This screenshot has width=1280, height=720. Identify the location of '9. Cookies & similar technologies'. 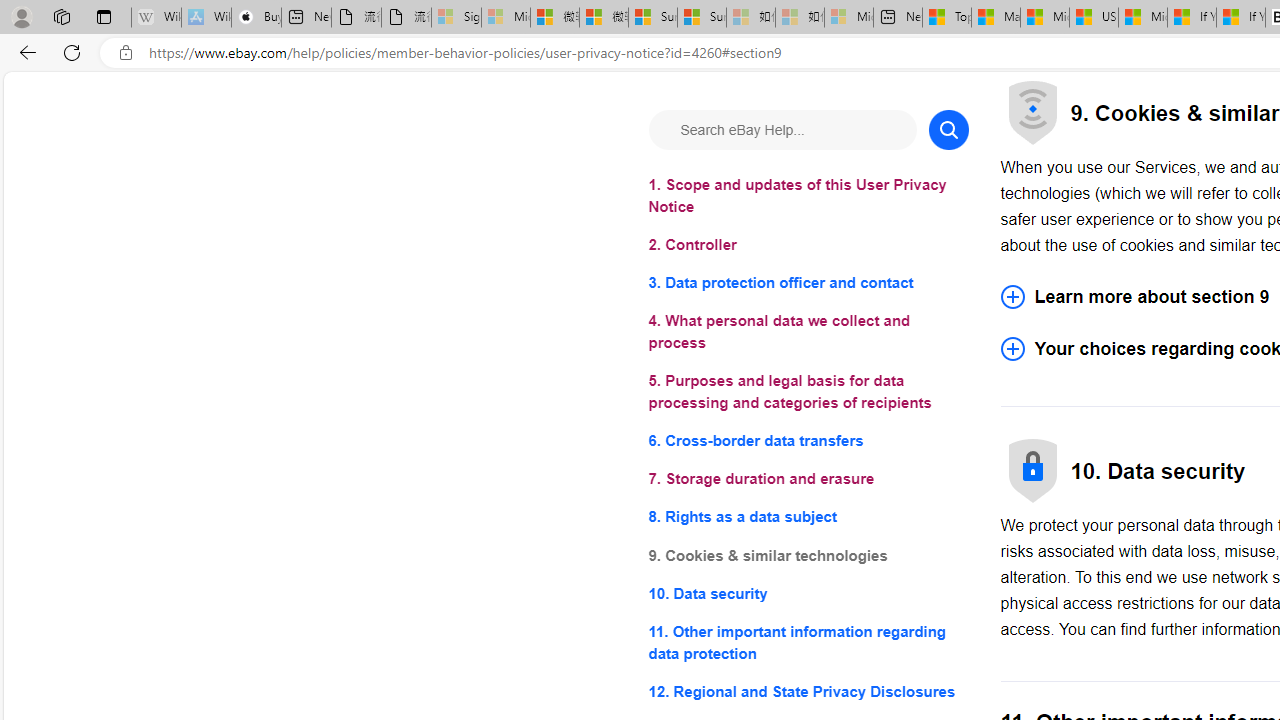
(808, 555).